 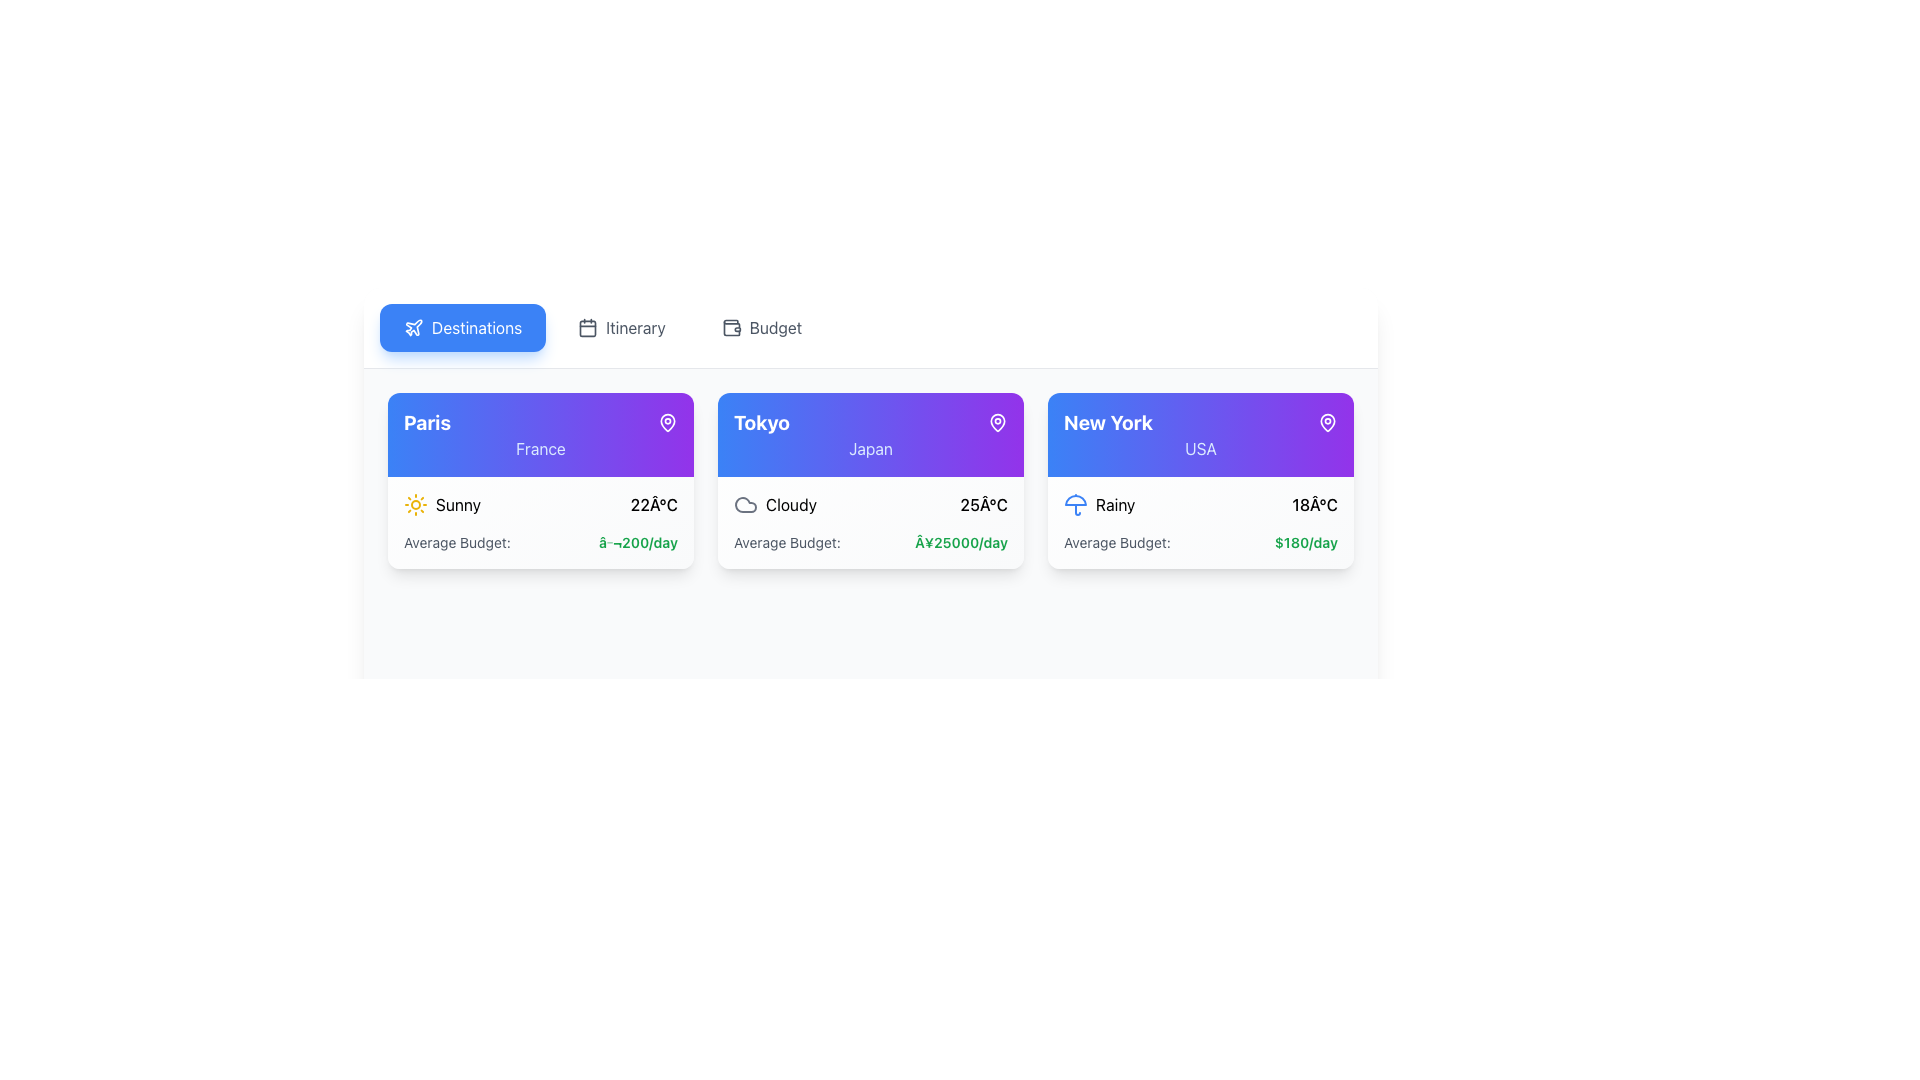 What do you see at coordinates (667, 422) in the screenshot?
I see `the icon representing the location association of the card symbolizing 'Paris', located in the top-right corner of the Paris card's header section, adjacent to the label 'Paris'` at bounding box center [667, 422].